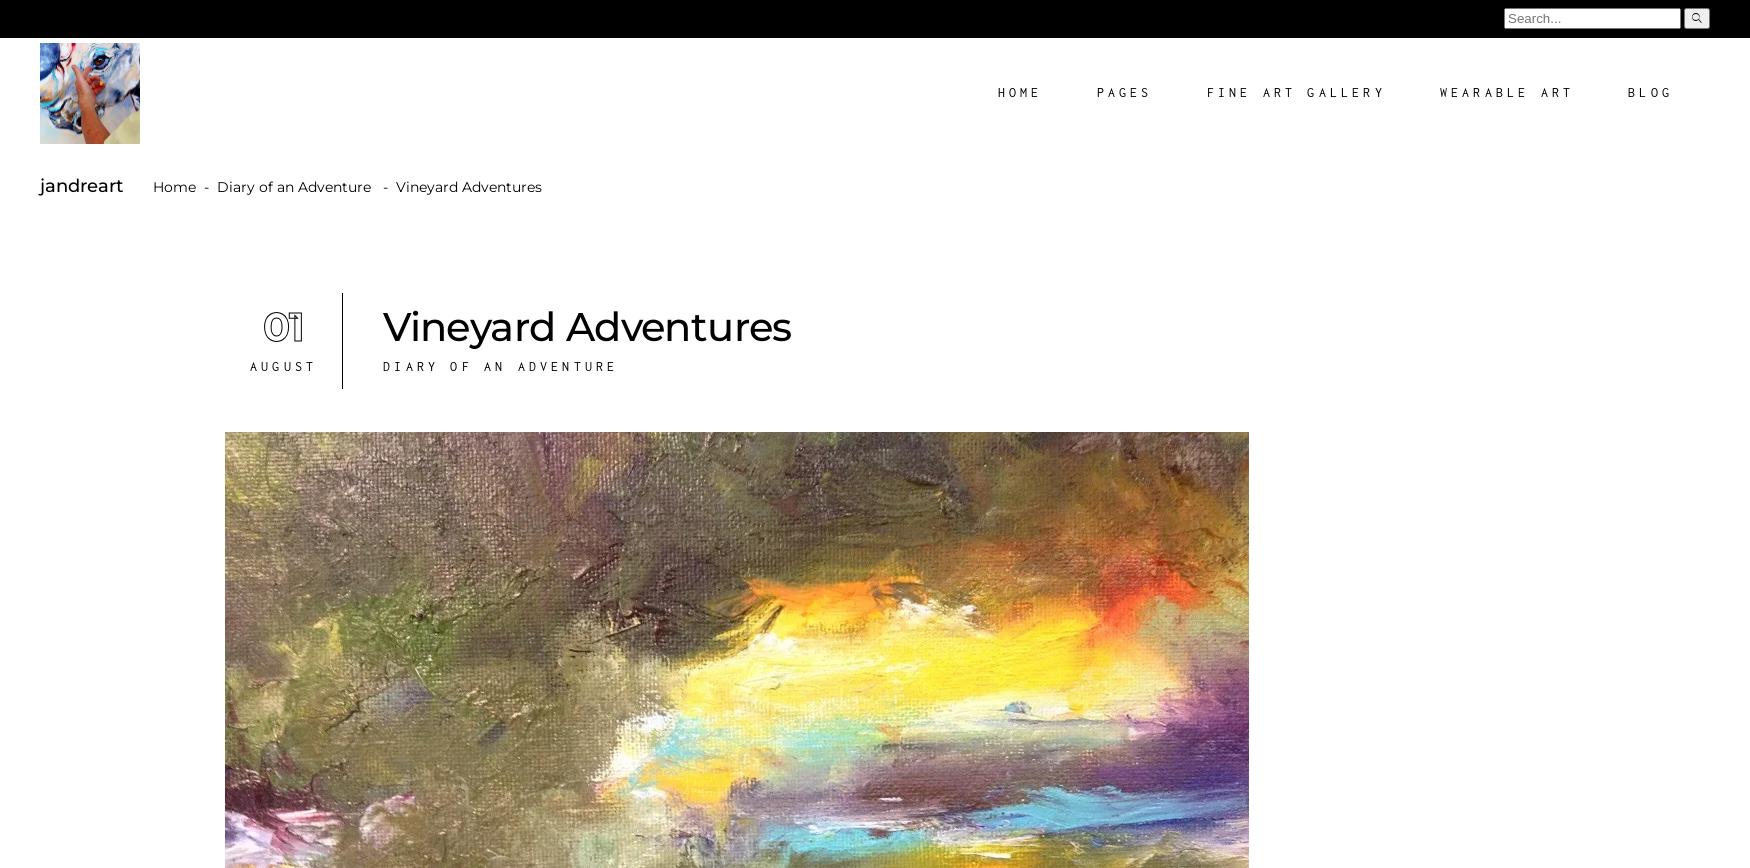 This screenshot has width=1750, height=868. What do you see at coordinates (1205, 92) in the screenshot?
I see `'Fine Art Gallery'` at bounding box center [1205, 92].